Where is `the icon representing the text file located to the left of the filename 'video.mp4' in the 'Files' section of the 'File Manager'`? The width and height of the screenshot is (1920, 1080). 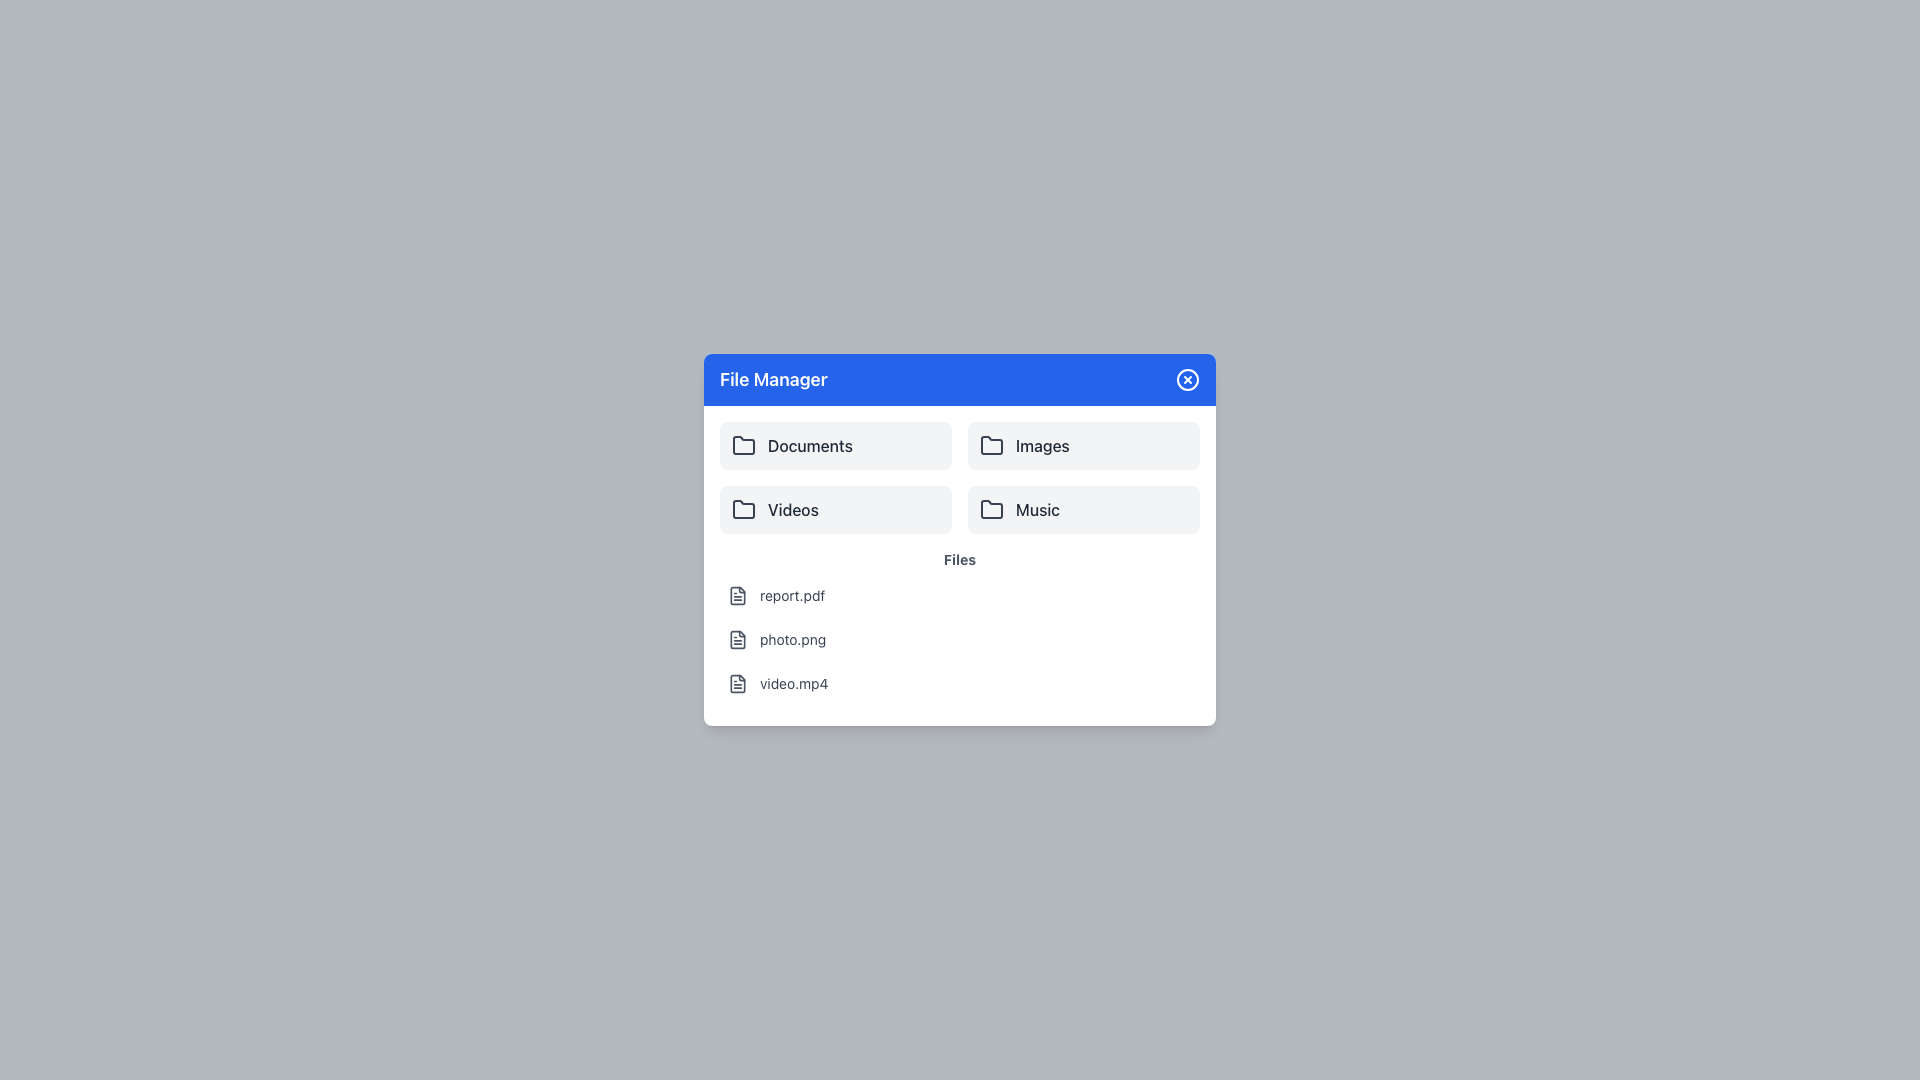 the icon representing the text file located to the left of the filename 'video.mp4' in the 'Files' section of the 'File Manager' is located at coordinates (737, 682).